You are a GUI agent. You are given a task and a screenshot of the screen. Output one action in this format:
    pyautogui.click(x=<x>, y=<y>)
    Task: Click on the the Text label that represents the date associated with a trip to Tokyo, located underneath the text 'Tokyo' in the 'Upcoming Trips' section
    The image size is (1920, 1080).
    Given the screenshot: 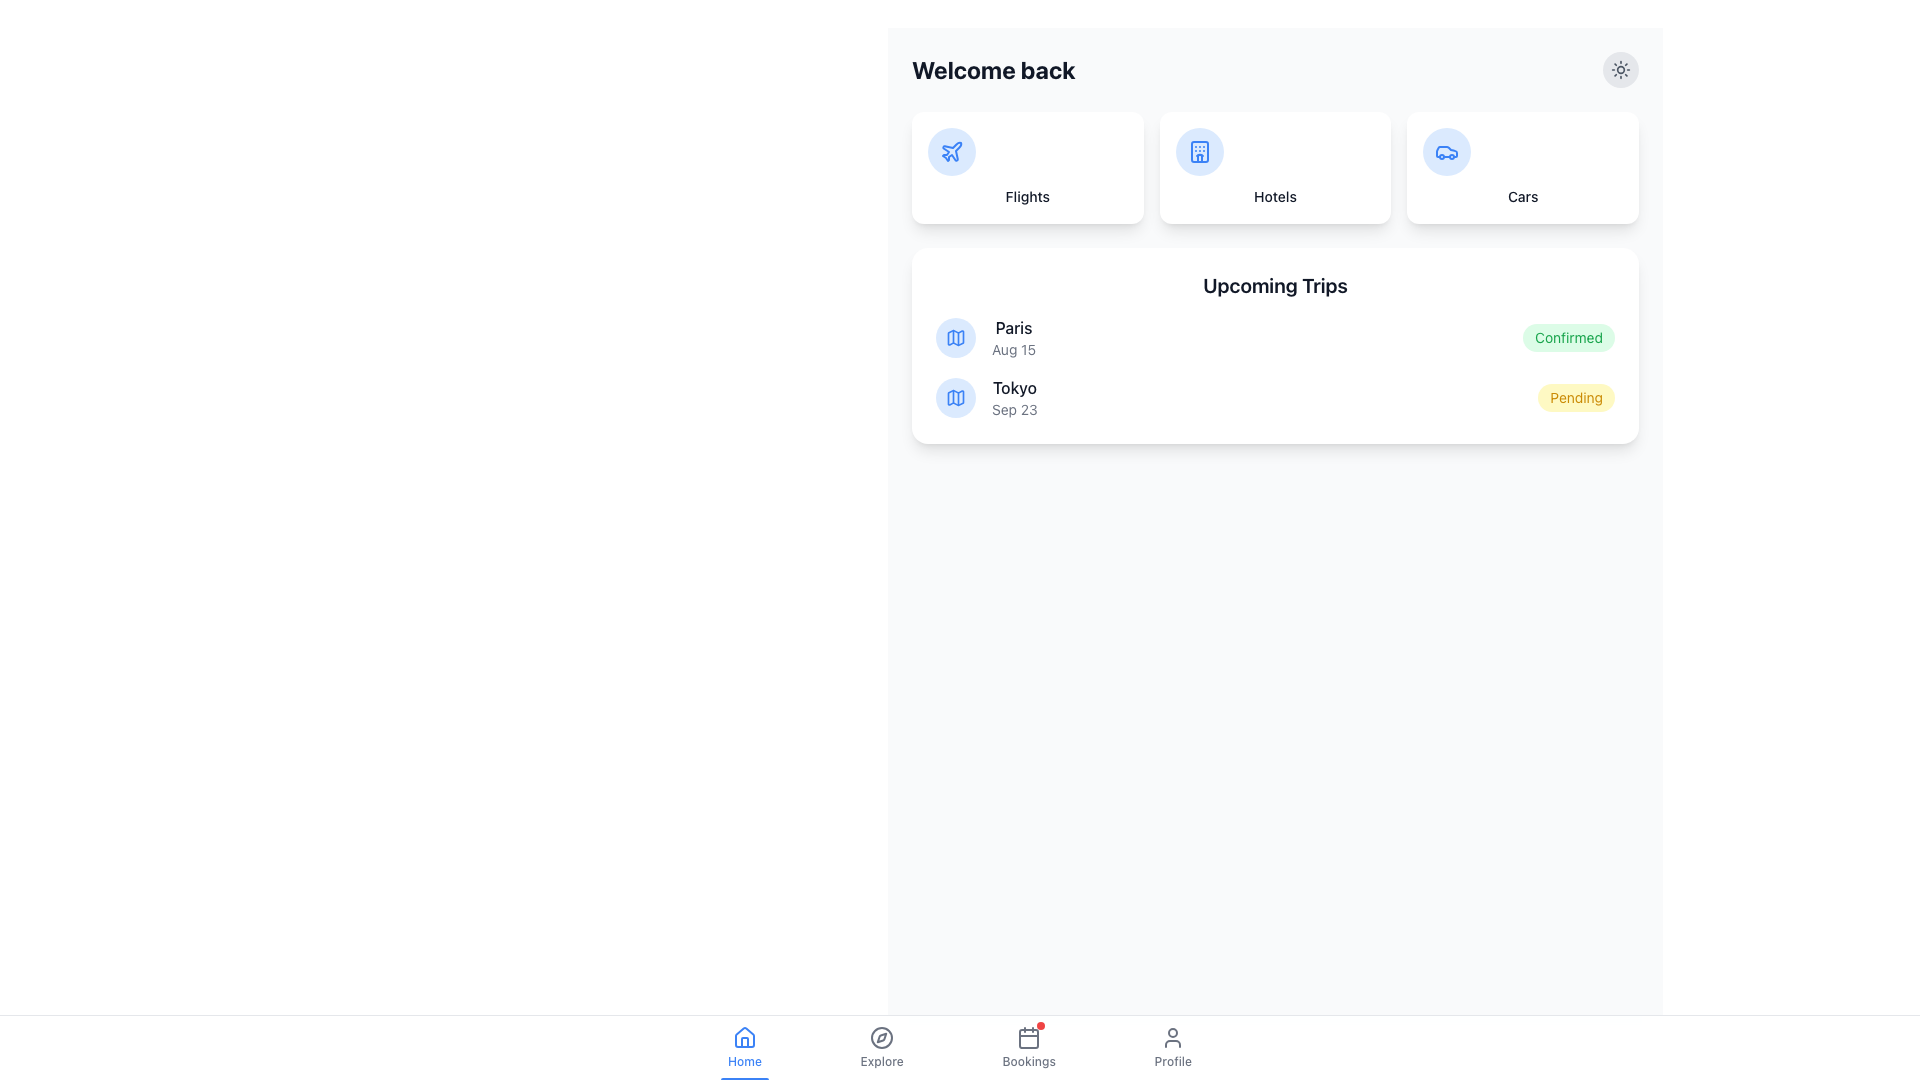 What is the action you would take?
    pyautogui.click(x=1014, y=408)
    